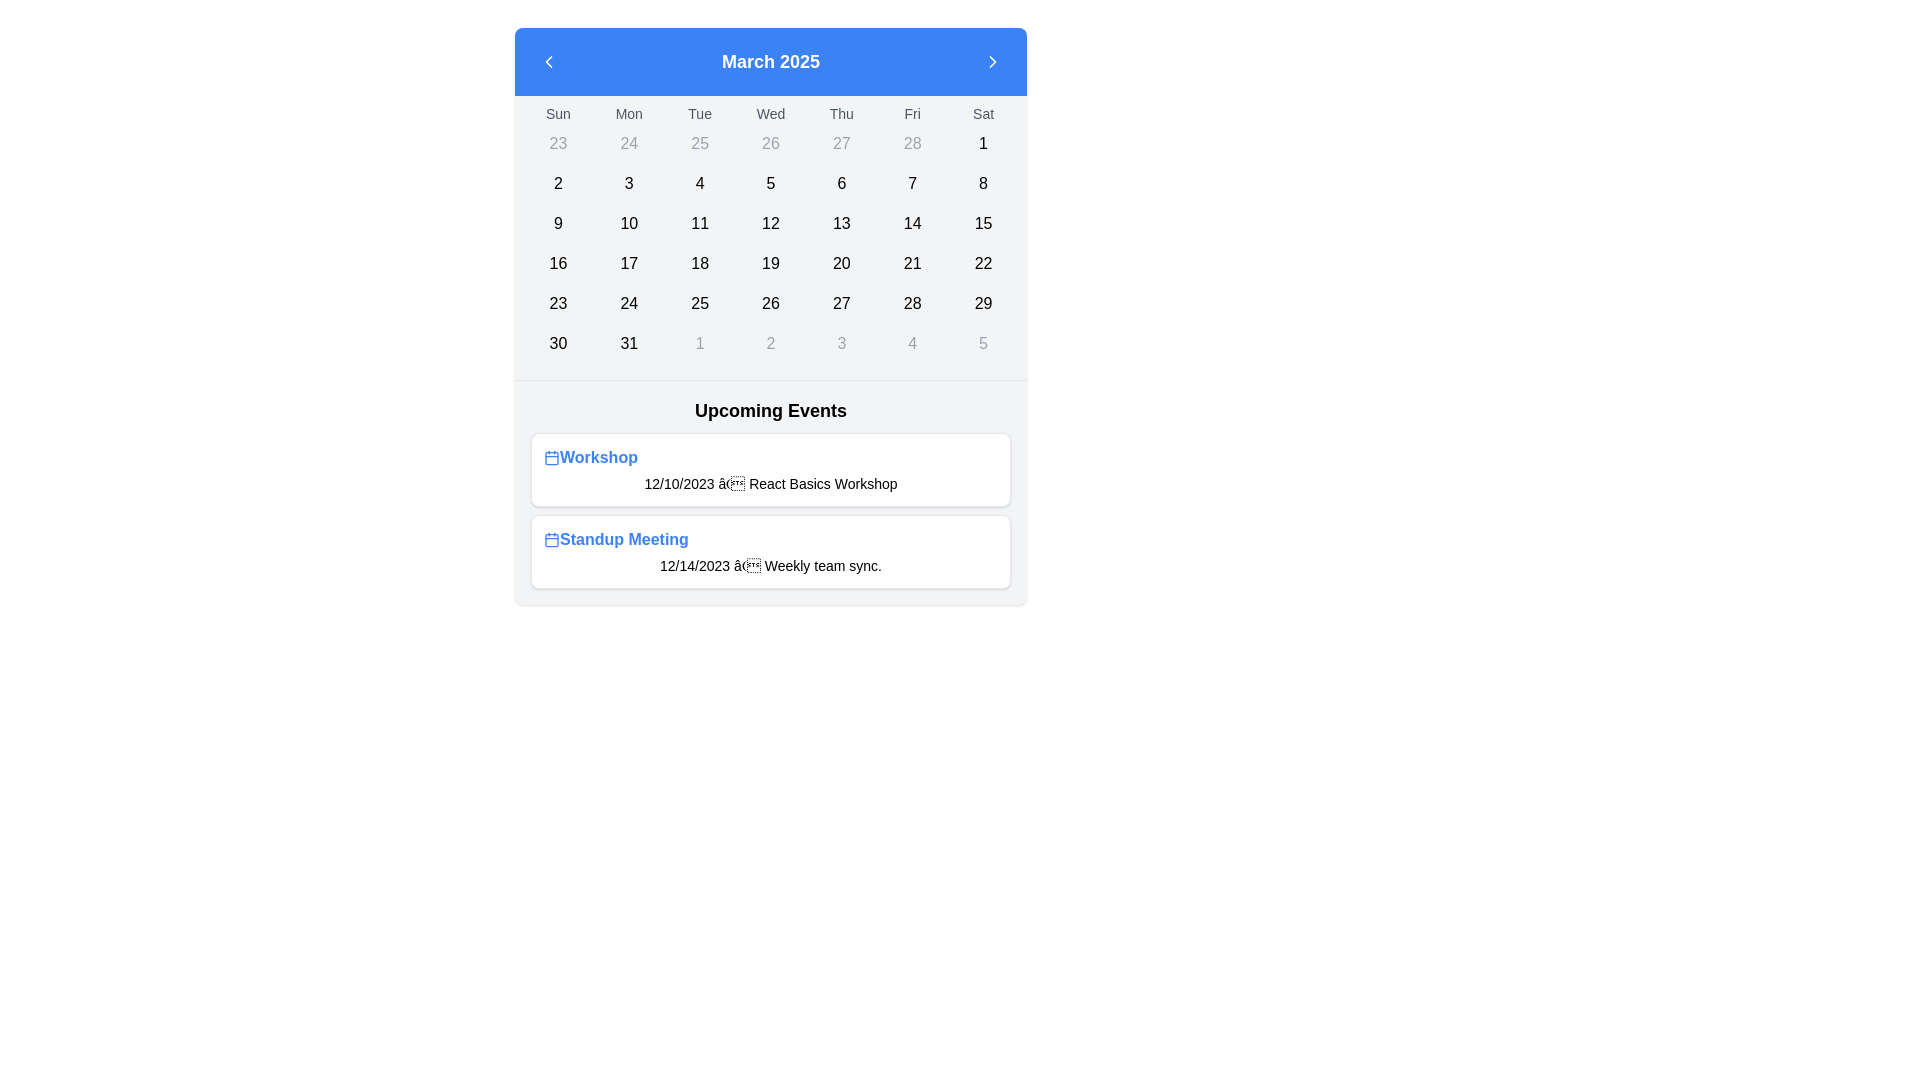 The image size is (1920, 1080). I want to click on the blue rectangular banner at the top of the calendar that contains the text 'March 2025', so click(770, 60).